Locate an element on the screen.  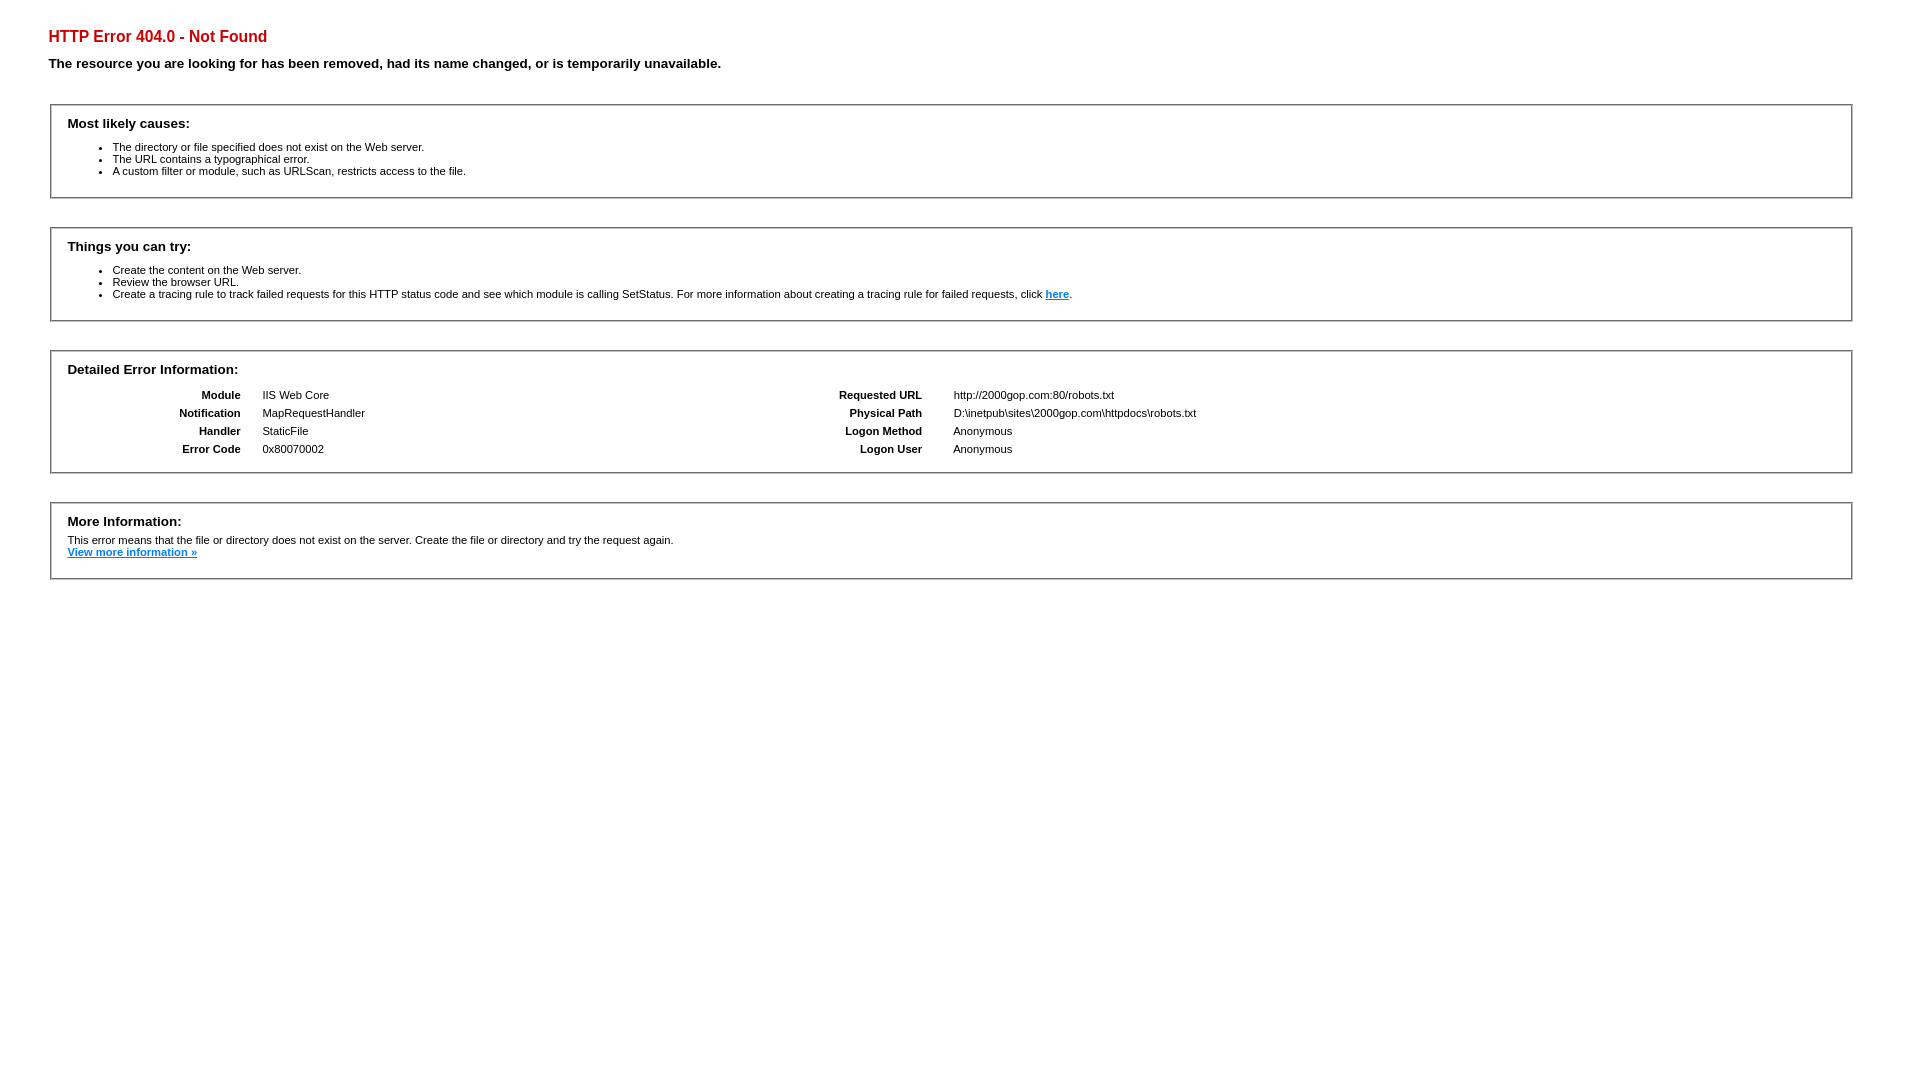
'here' is located at coordinates (1045, 293).